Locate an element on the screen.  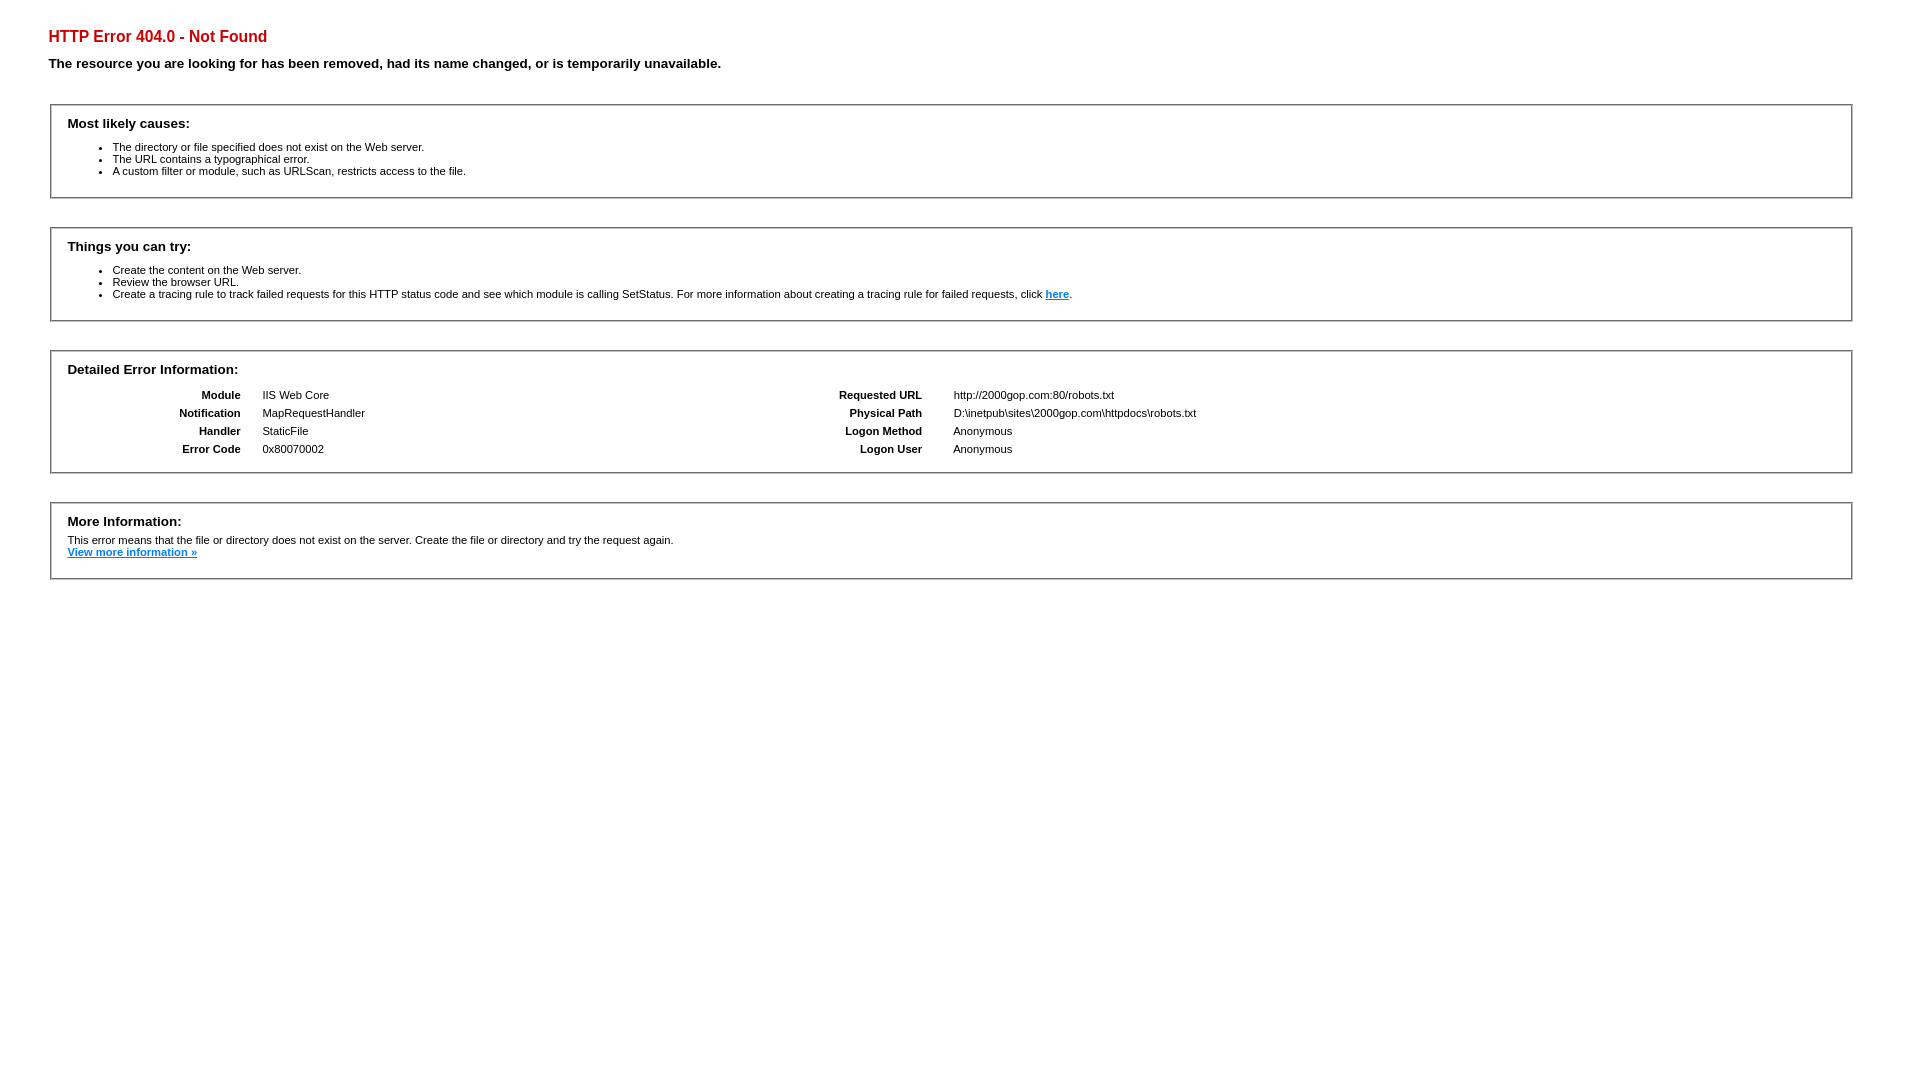
'here' is located at coordinates (1045, 293).